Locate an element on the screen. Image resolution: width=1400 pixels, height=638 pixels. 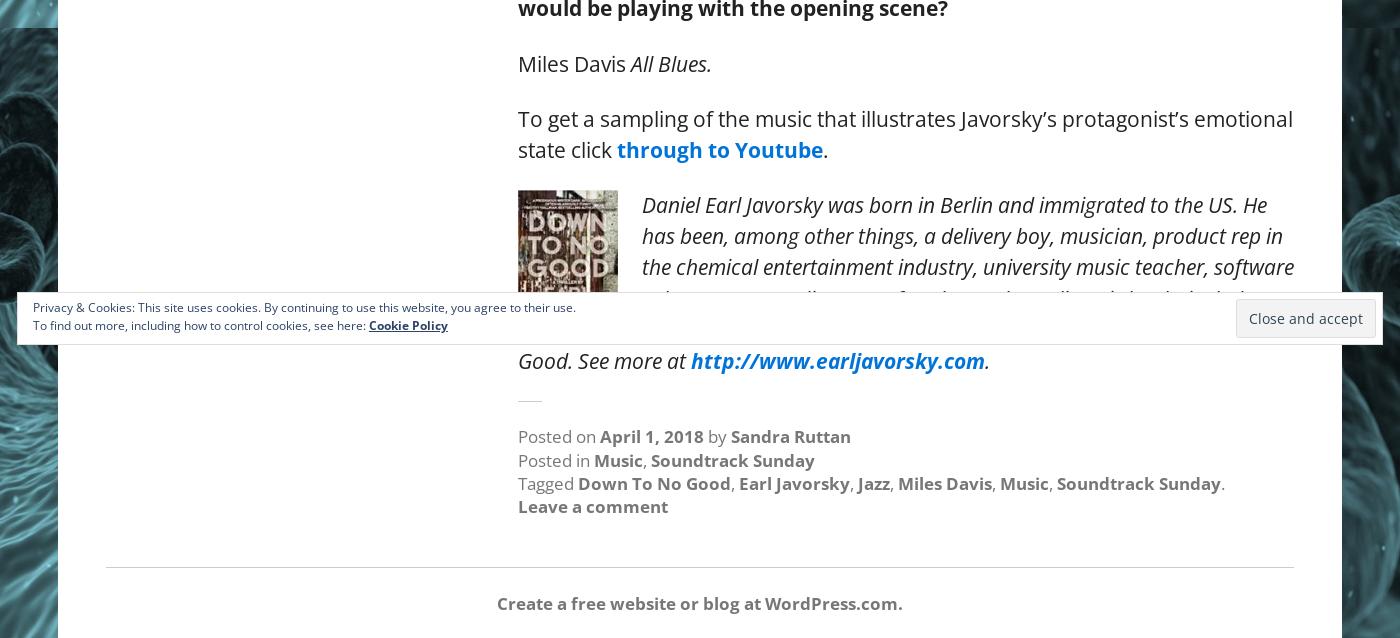
'Leave a comment' is located at coordinates (593, 505).